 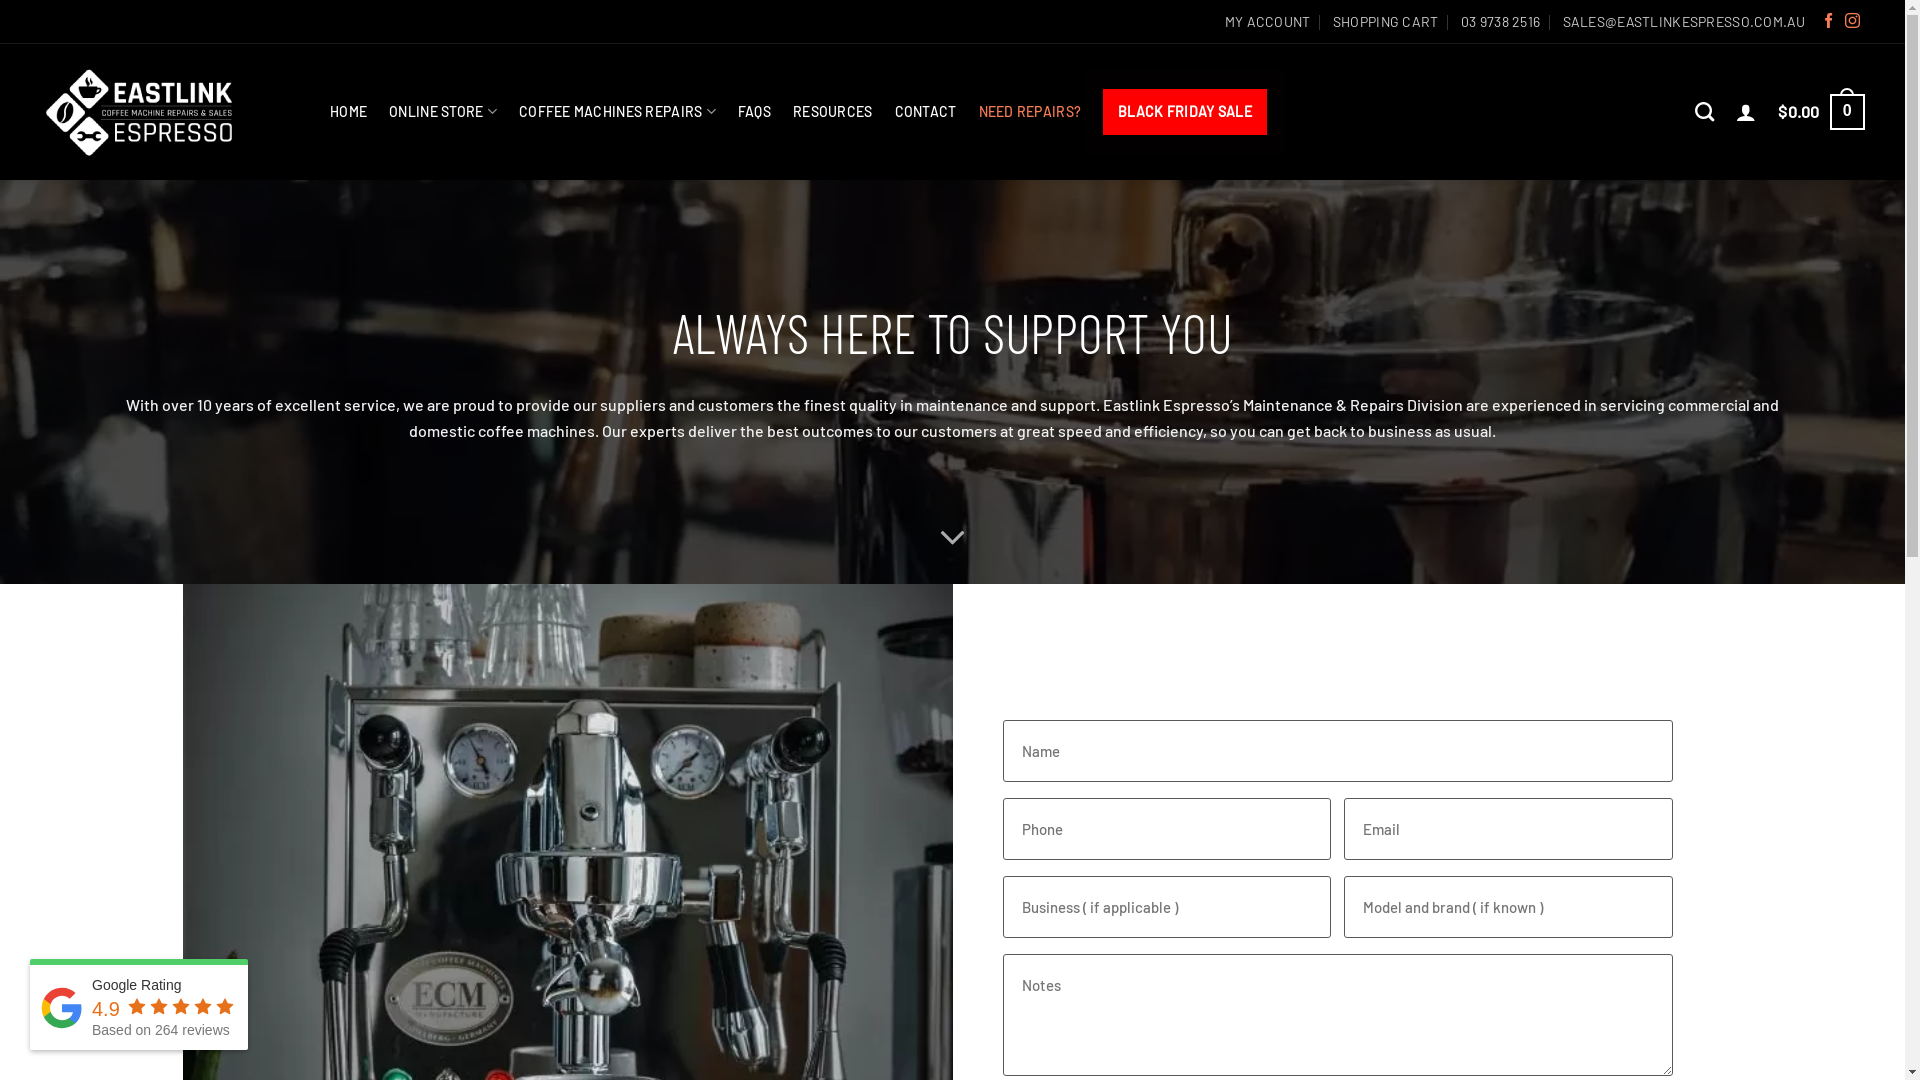 I want to click on 'SALES@EASTLINKESPRESSO.COM.AU', so click(x=1683, y=20).